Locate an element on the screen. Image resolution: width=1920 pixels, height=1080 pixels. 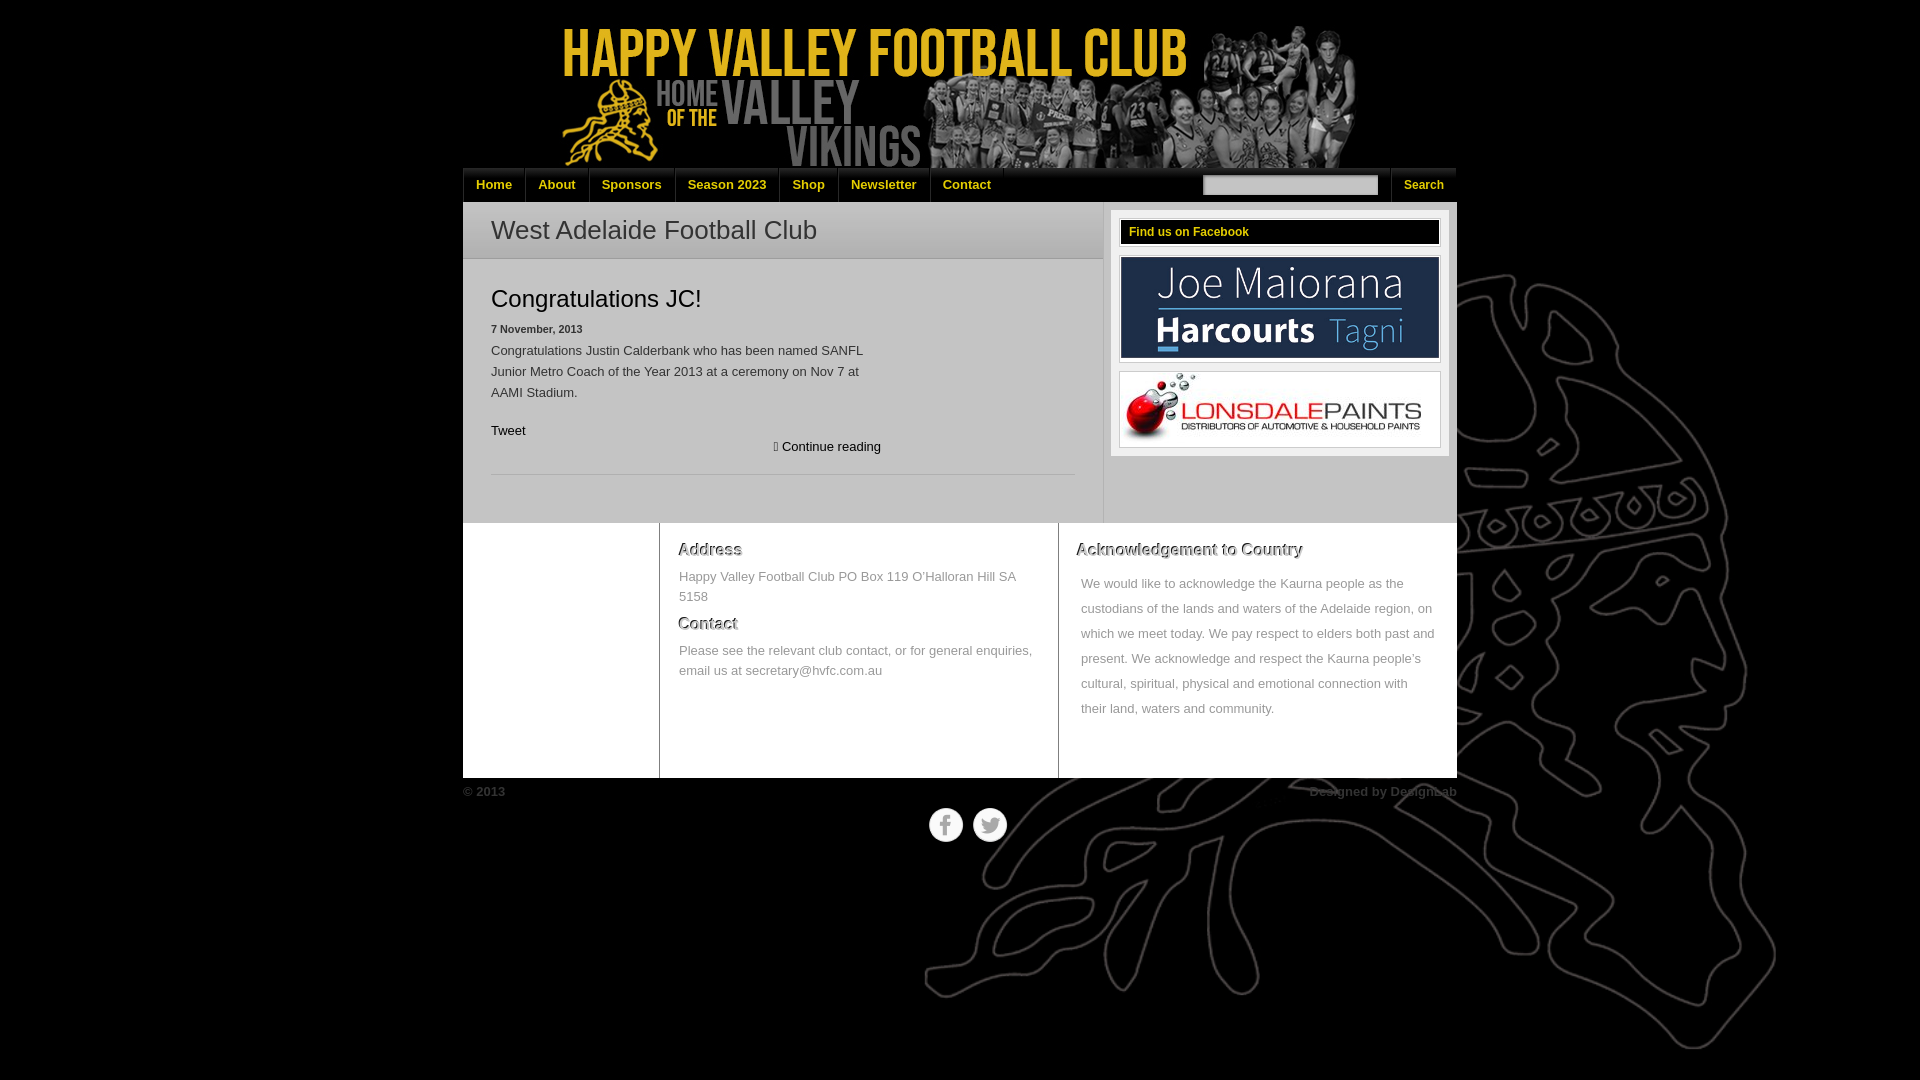
'Search' is located at coordinates (1423, 185).